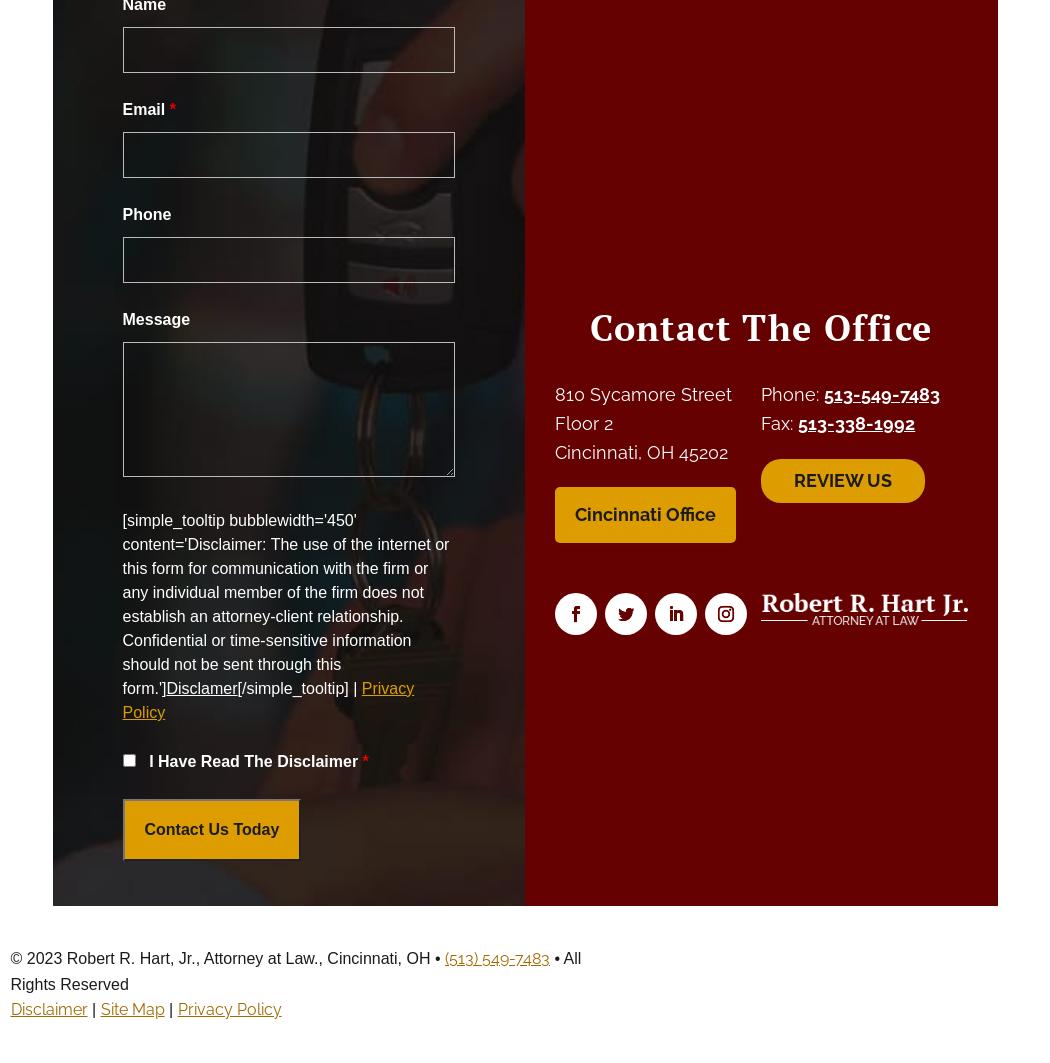  I want to click on '[simple_tooltip bubblewidth='450' content='Disclaimer: The use of the internet or this form for communication with the firm or any individual member of the firm does not establish an attorney-client relationship. Confidential or time-sensitive information should not be sent through this form.']', so click(284, 602).